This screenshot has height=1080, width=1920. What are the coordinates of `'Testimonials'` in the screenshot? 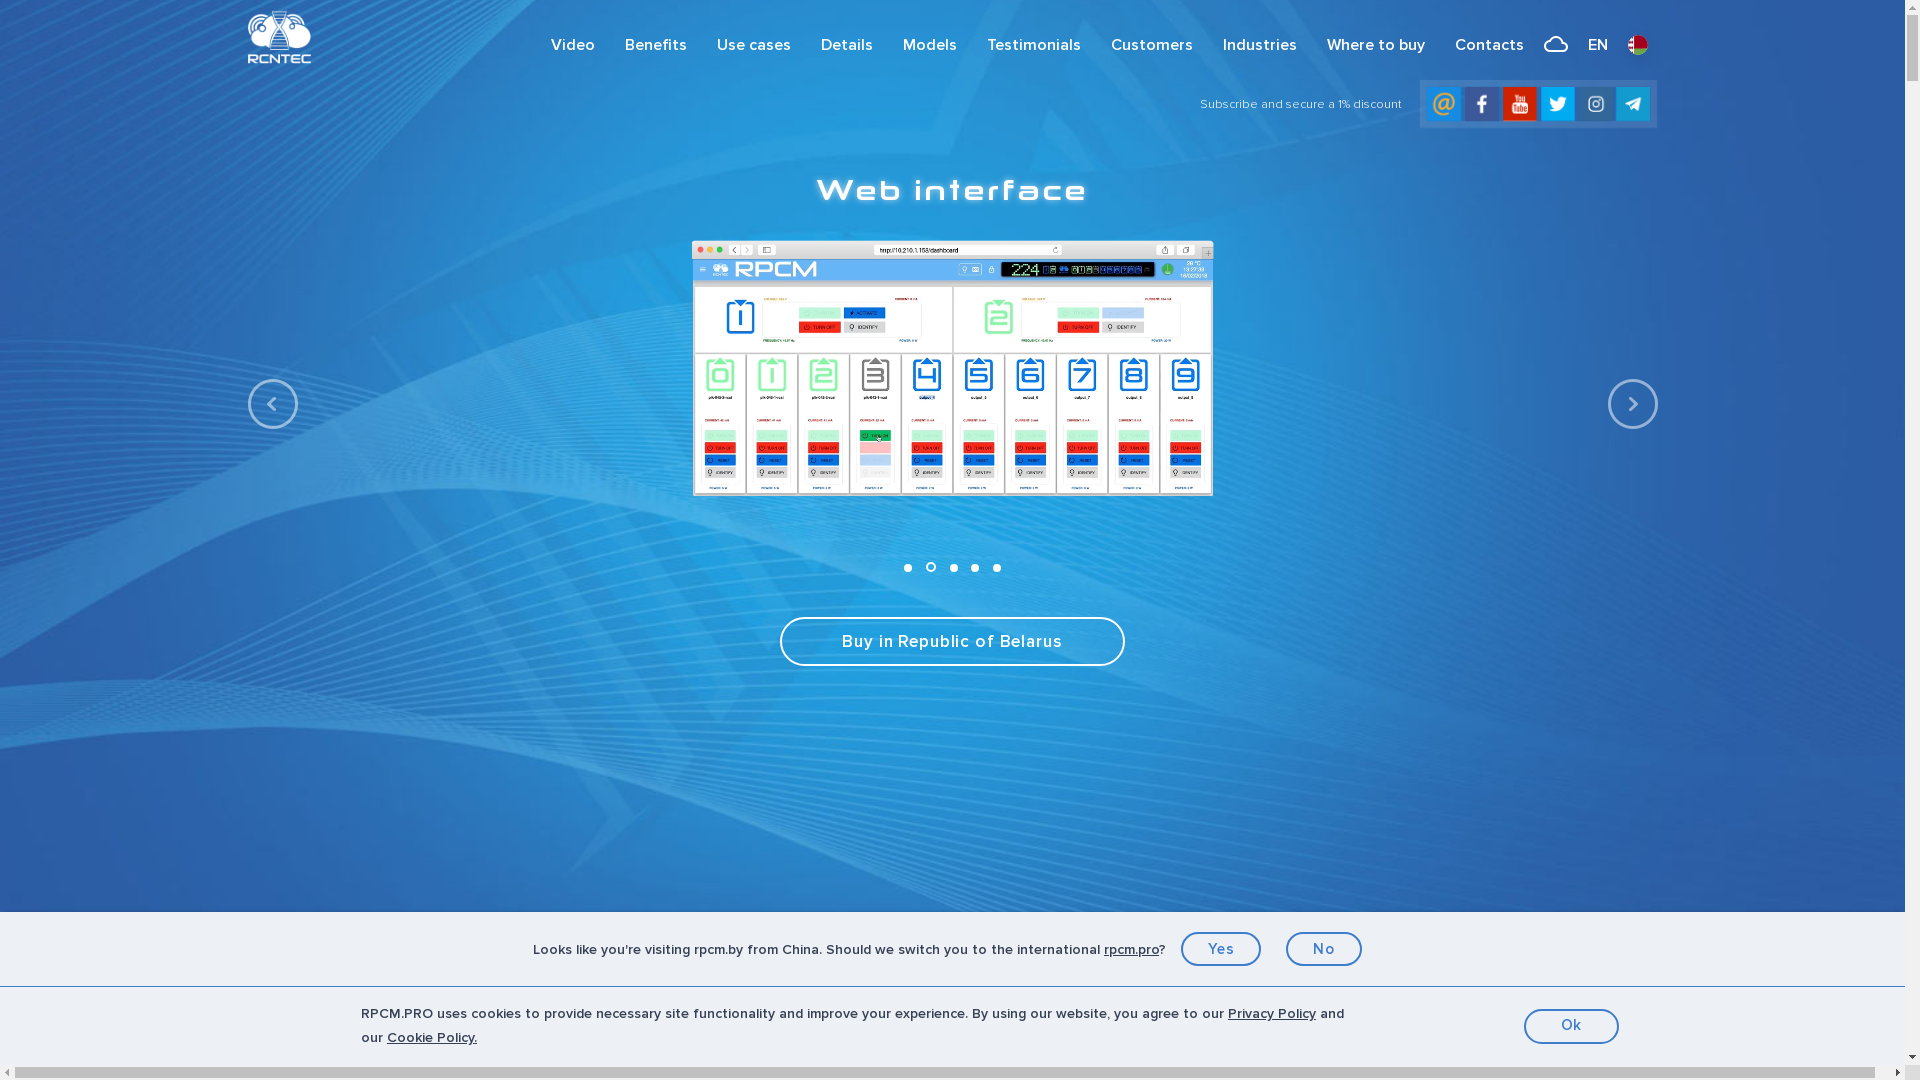 It's located at (1033, 45).